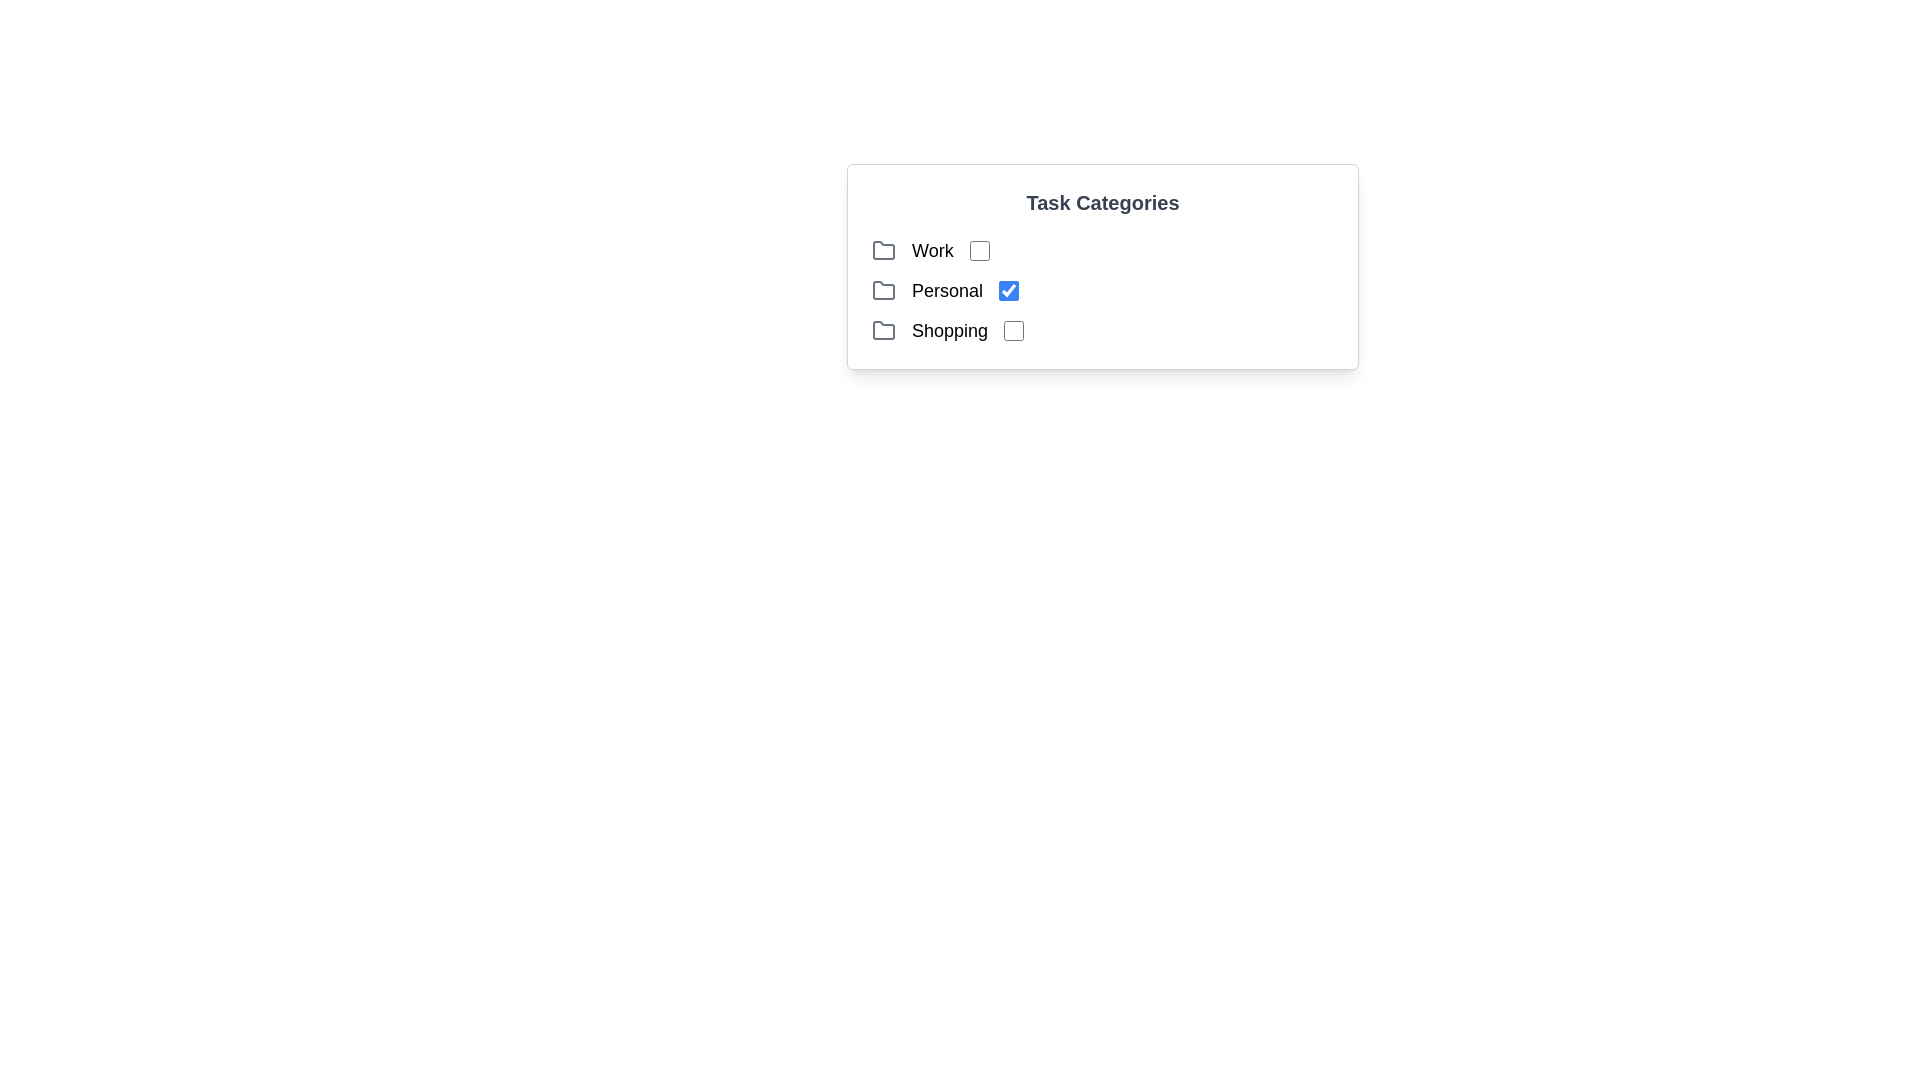 The height and width of the screenshot is (1080, 1920). I want to click on the folder icon representing the 'Work' category, which is the first item in a vertical list of folder icons, located to the left of the text label 'Work', so click(882, 249).